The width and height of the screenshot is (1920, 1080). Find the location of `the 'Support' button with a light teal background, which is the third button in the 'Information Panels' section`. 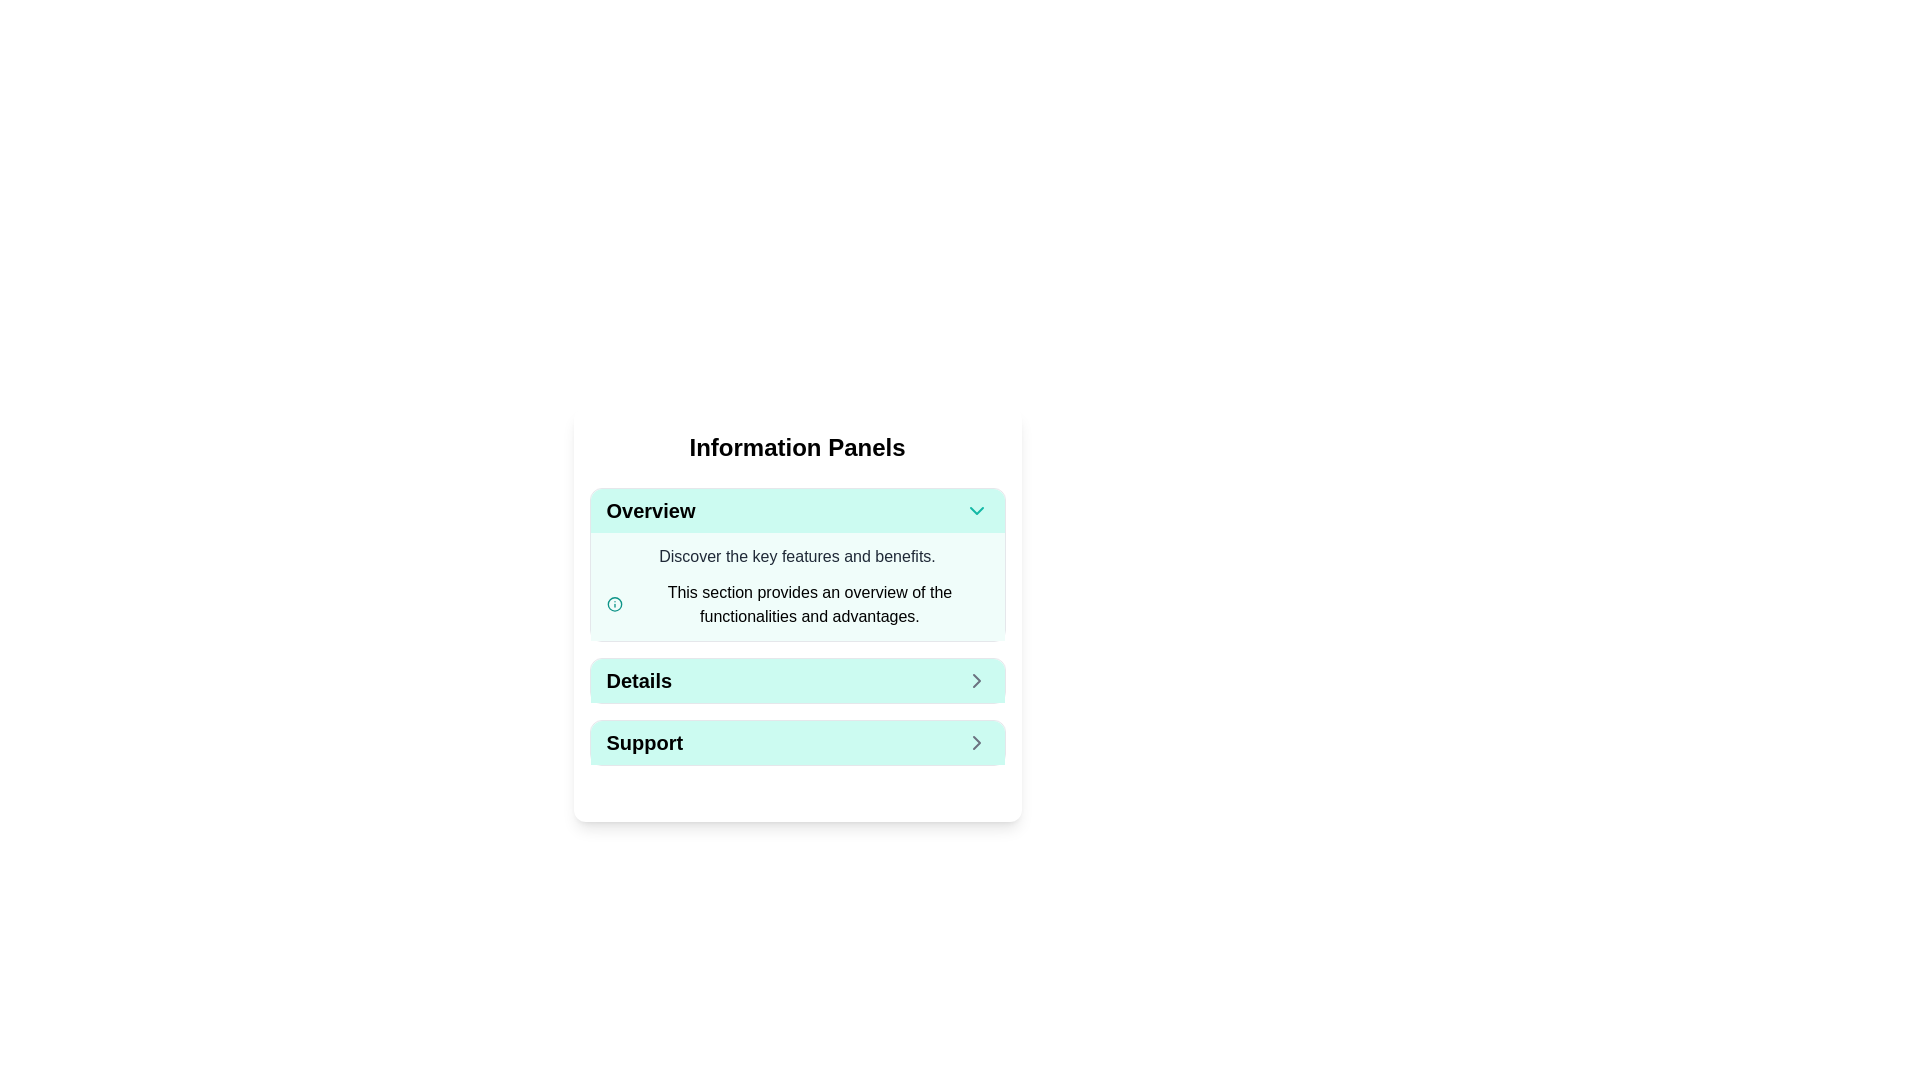

the 'Support' button with a light teal background, which is the third button in the 'Information Panels' section is located at coordinates (796, 743).